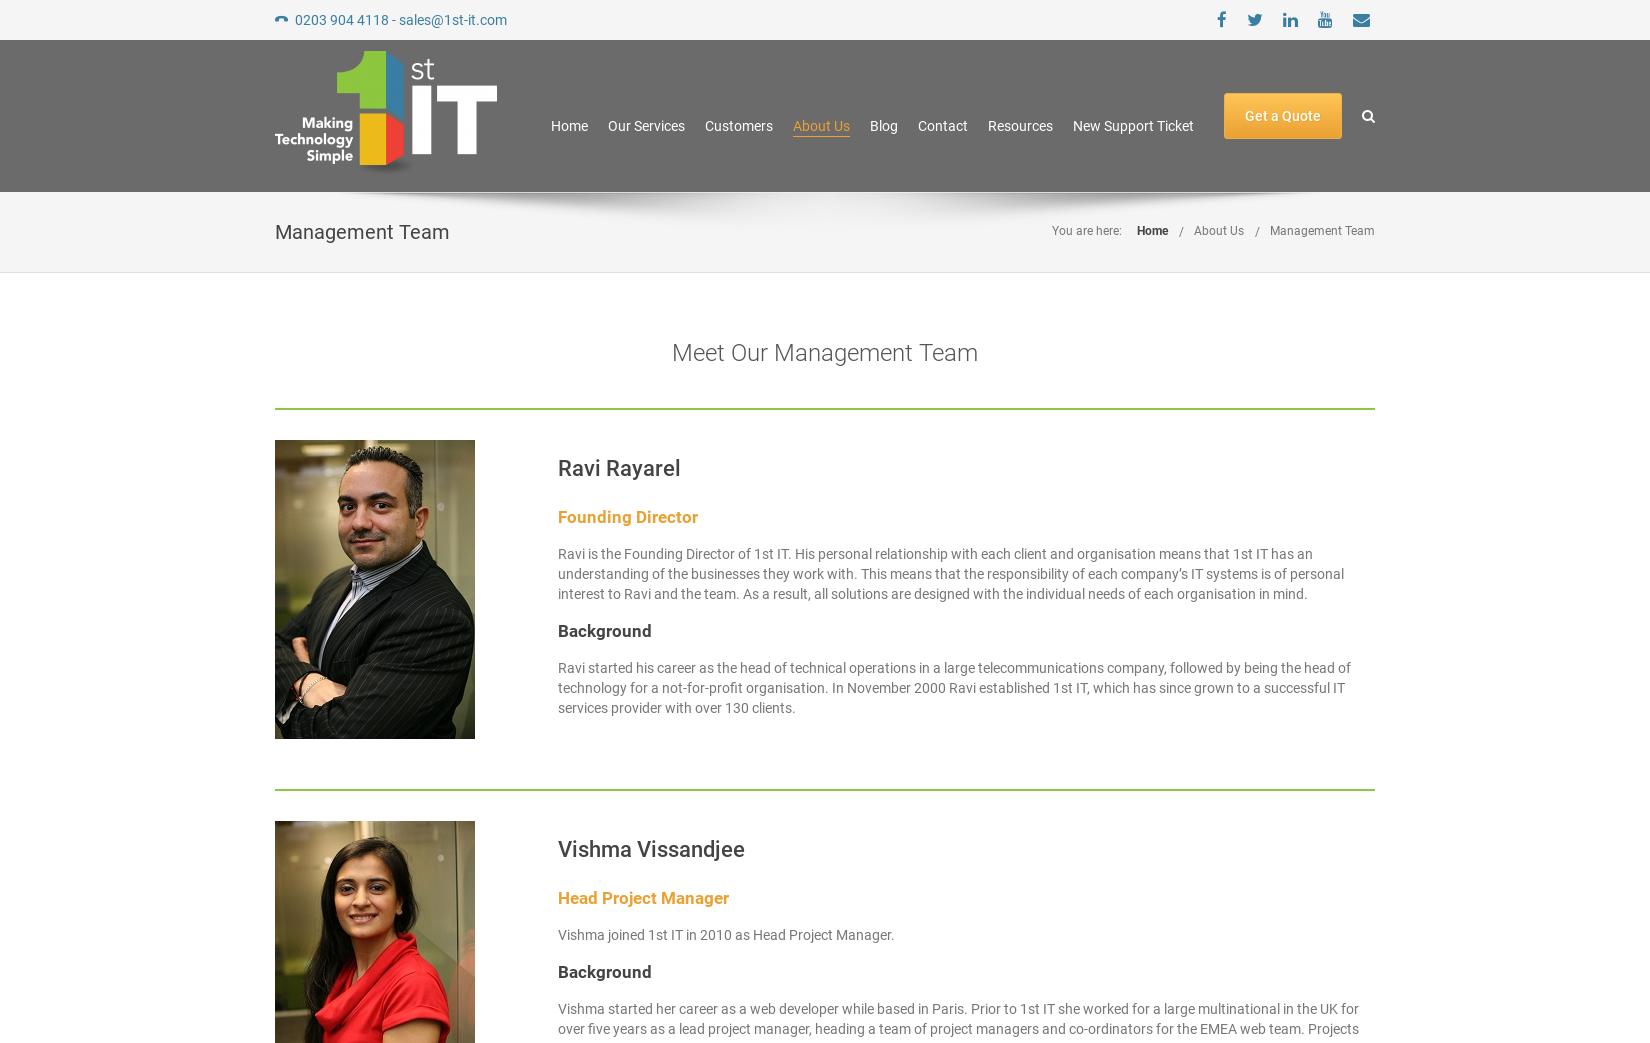  Describe the element at coordinates (400, 19) in the screenshot. I see `'0203 904 4118 - sales@1st-it.com'` at that location.